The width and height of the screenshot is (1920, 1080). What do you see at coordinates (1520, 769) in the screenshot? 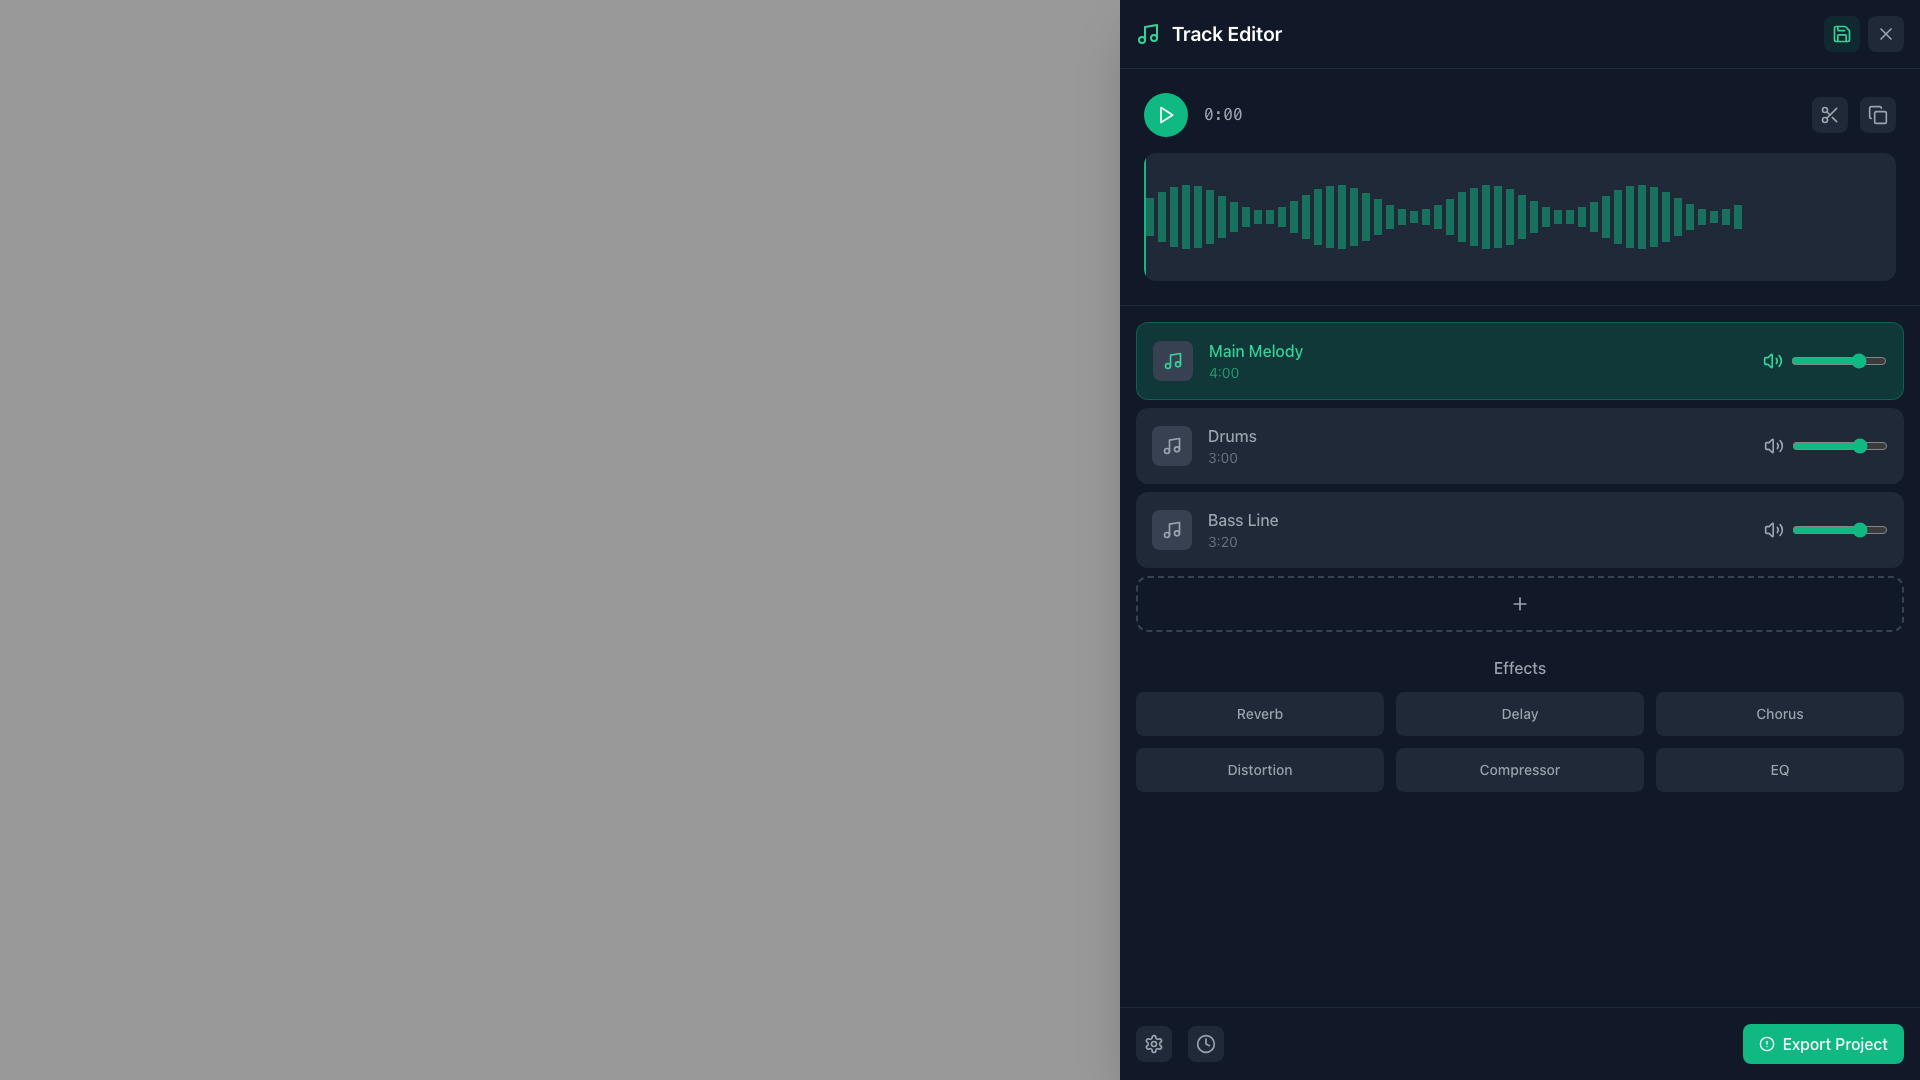
I see `the rounded rectangular button with a dark gray background and 'Compressor' in light gray text` at bounding box center [1520, 769].